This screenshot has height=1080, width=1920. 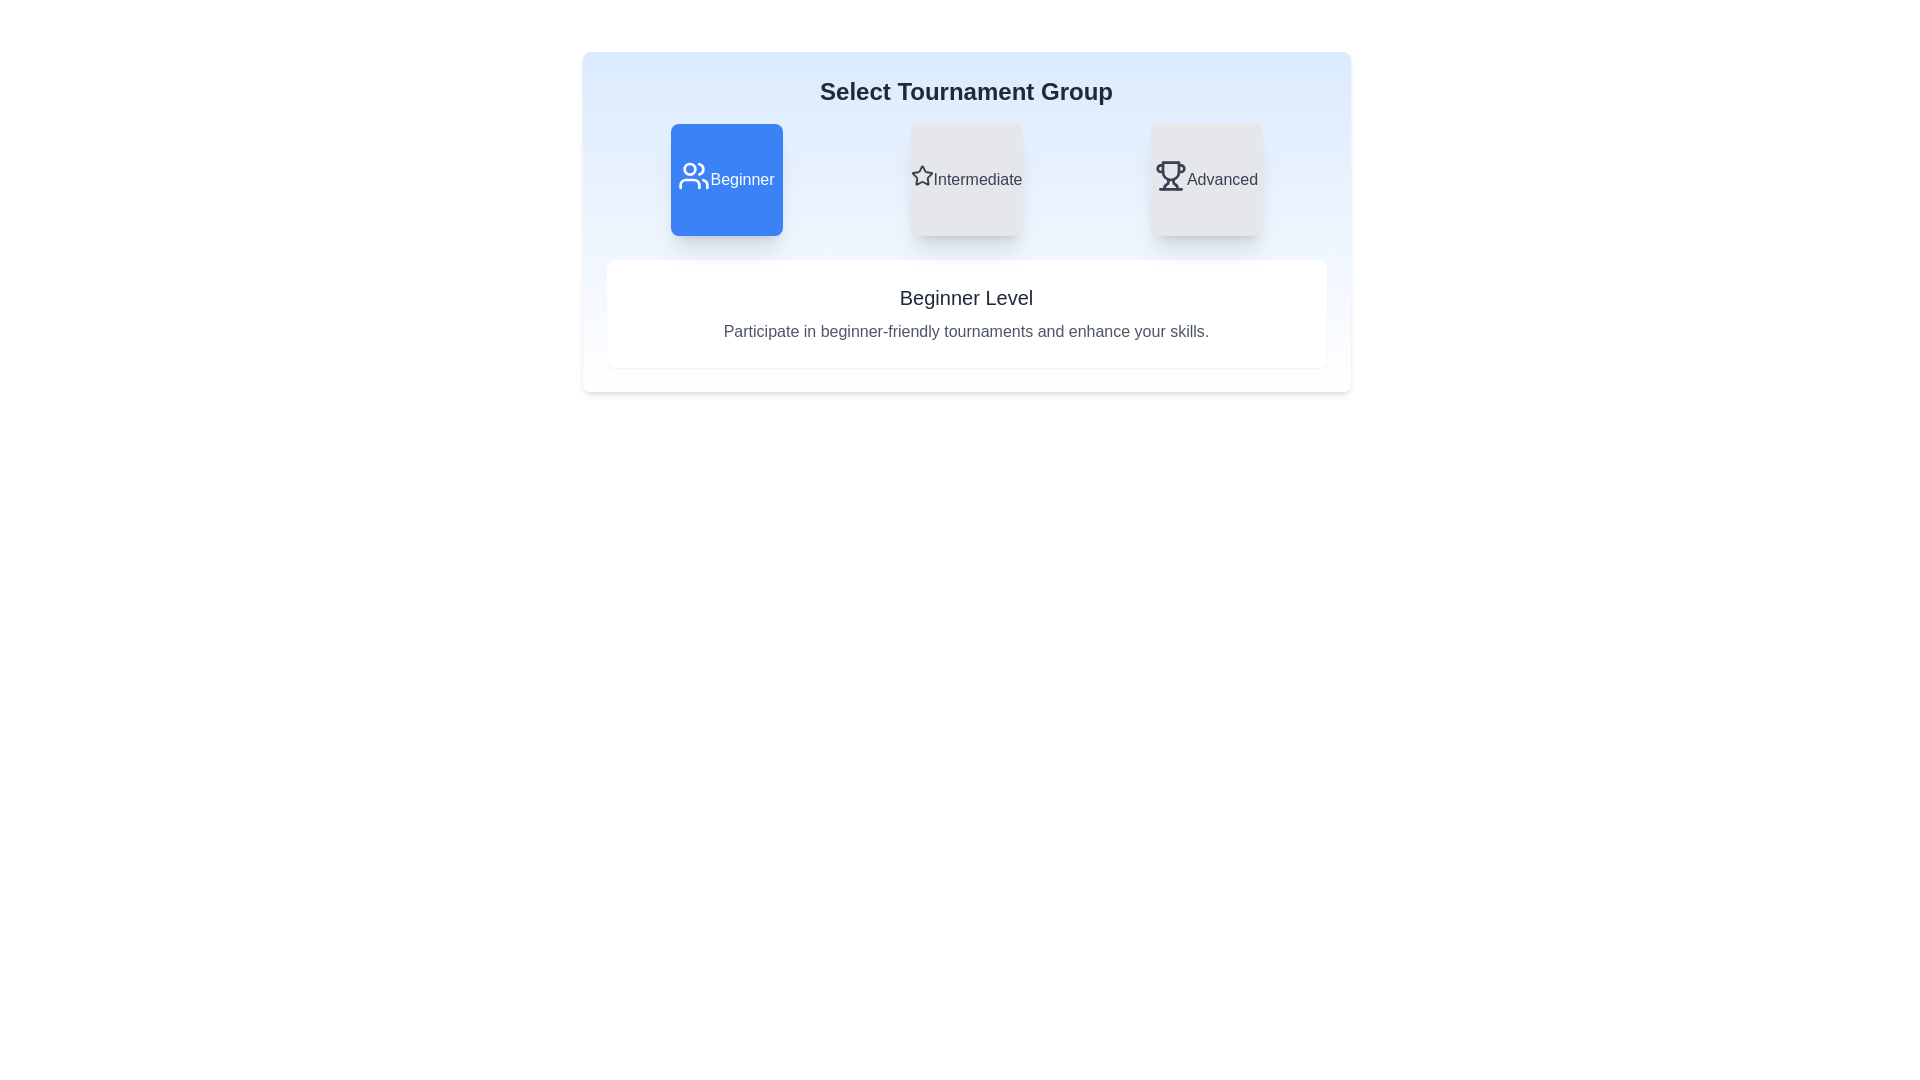 I want to click on the 'Intermediate' button located between the 'Beginner' button on the left and the 'Advanced' button on the right, so click(x=966, y=180).